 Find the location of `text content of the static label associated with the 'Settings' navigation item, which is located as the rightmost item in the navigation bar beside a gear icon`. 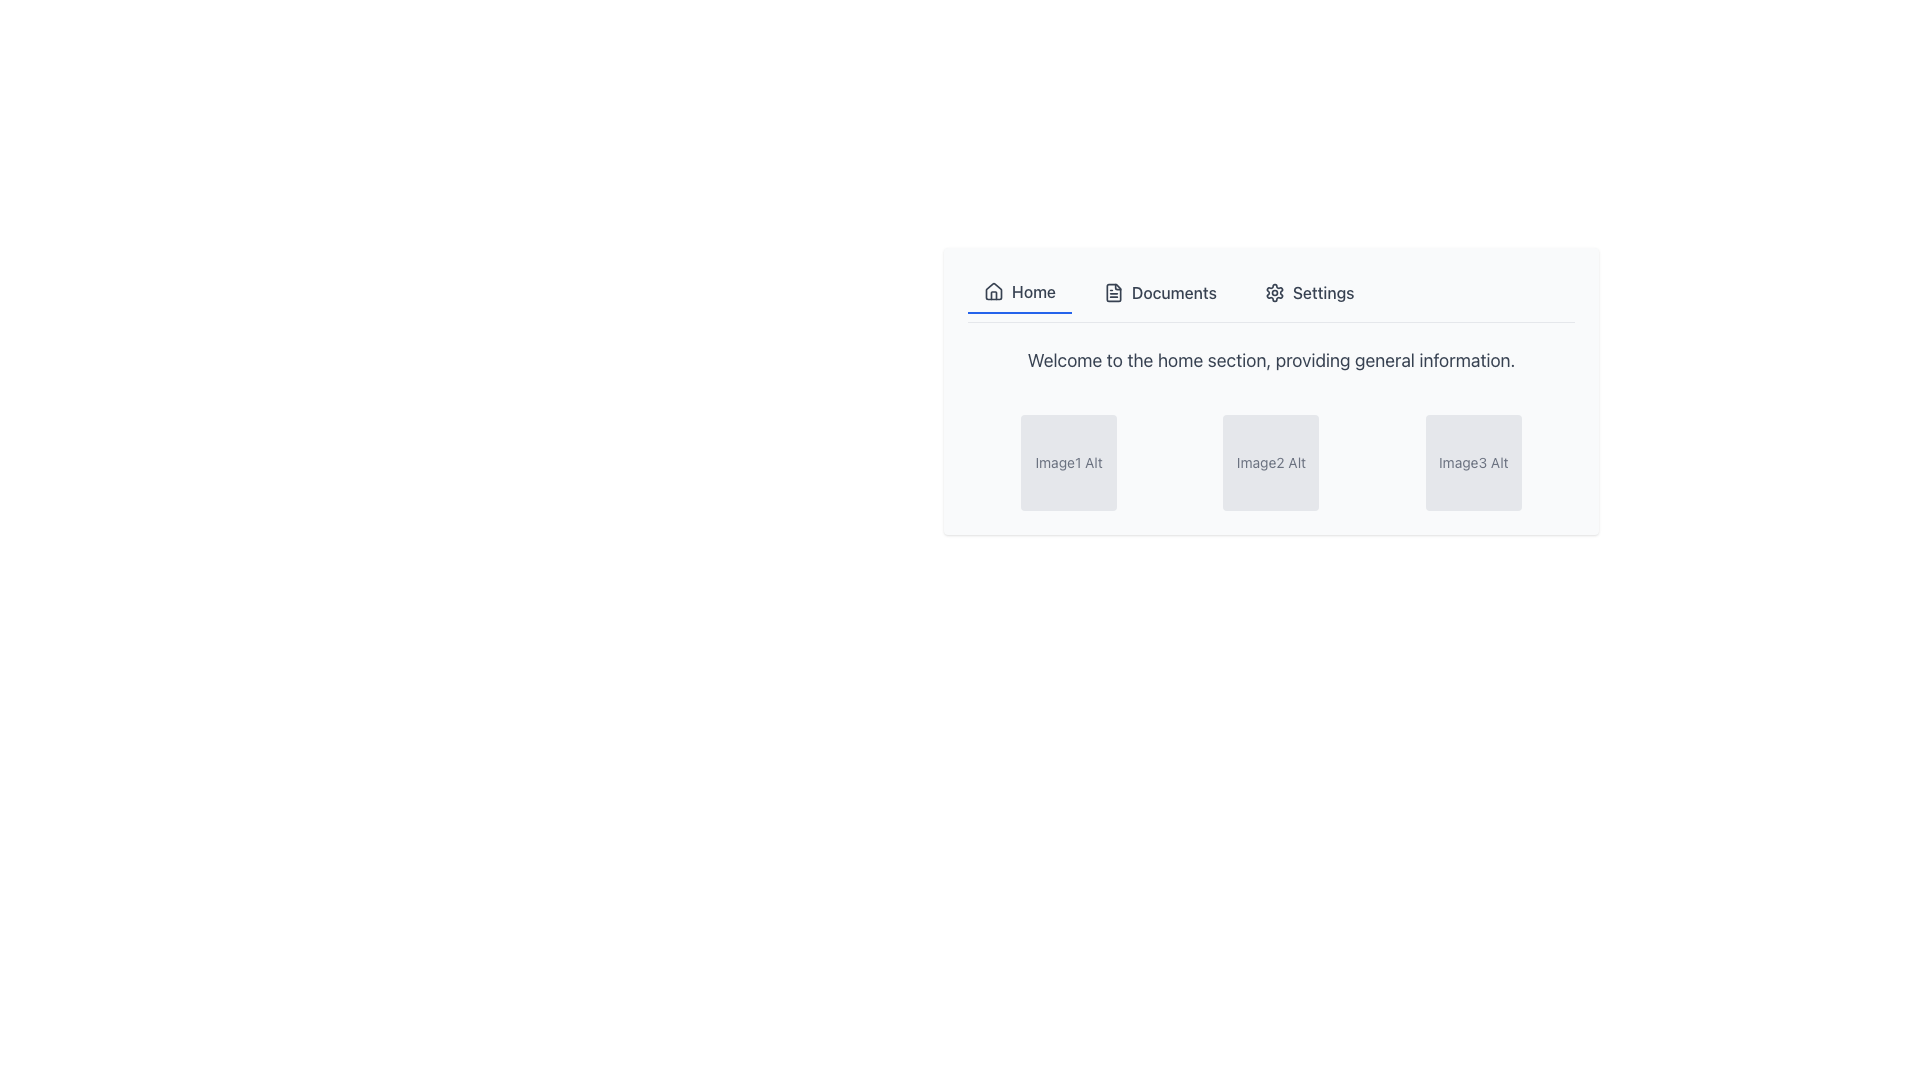

text content of the static label associated with the 'Settings' navigation item, which is located as the rightmost item in the navigation bar beside a gear icon is located at coordinates (1323, 293).